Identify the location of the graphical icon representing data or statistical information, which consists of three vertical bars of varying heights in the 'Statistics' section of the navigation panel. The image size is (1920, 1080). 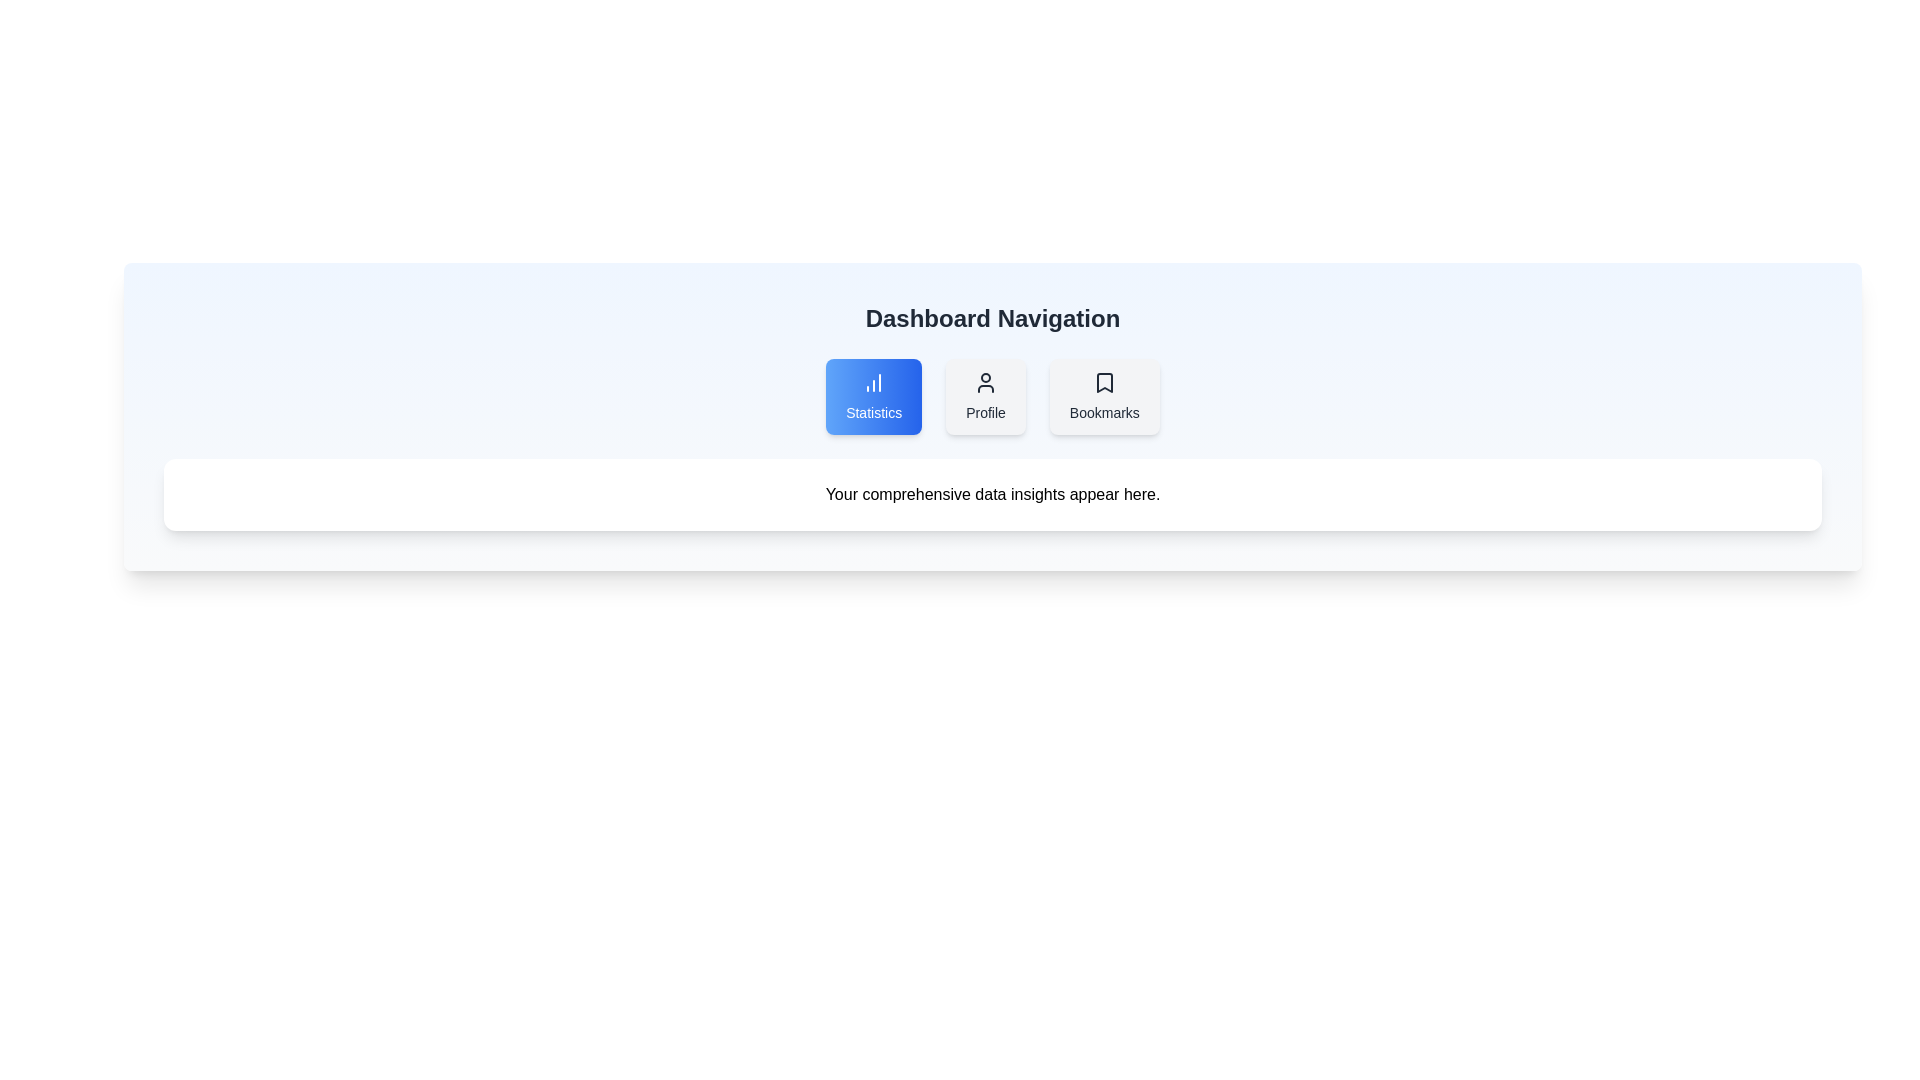
(874, 382).